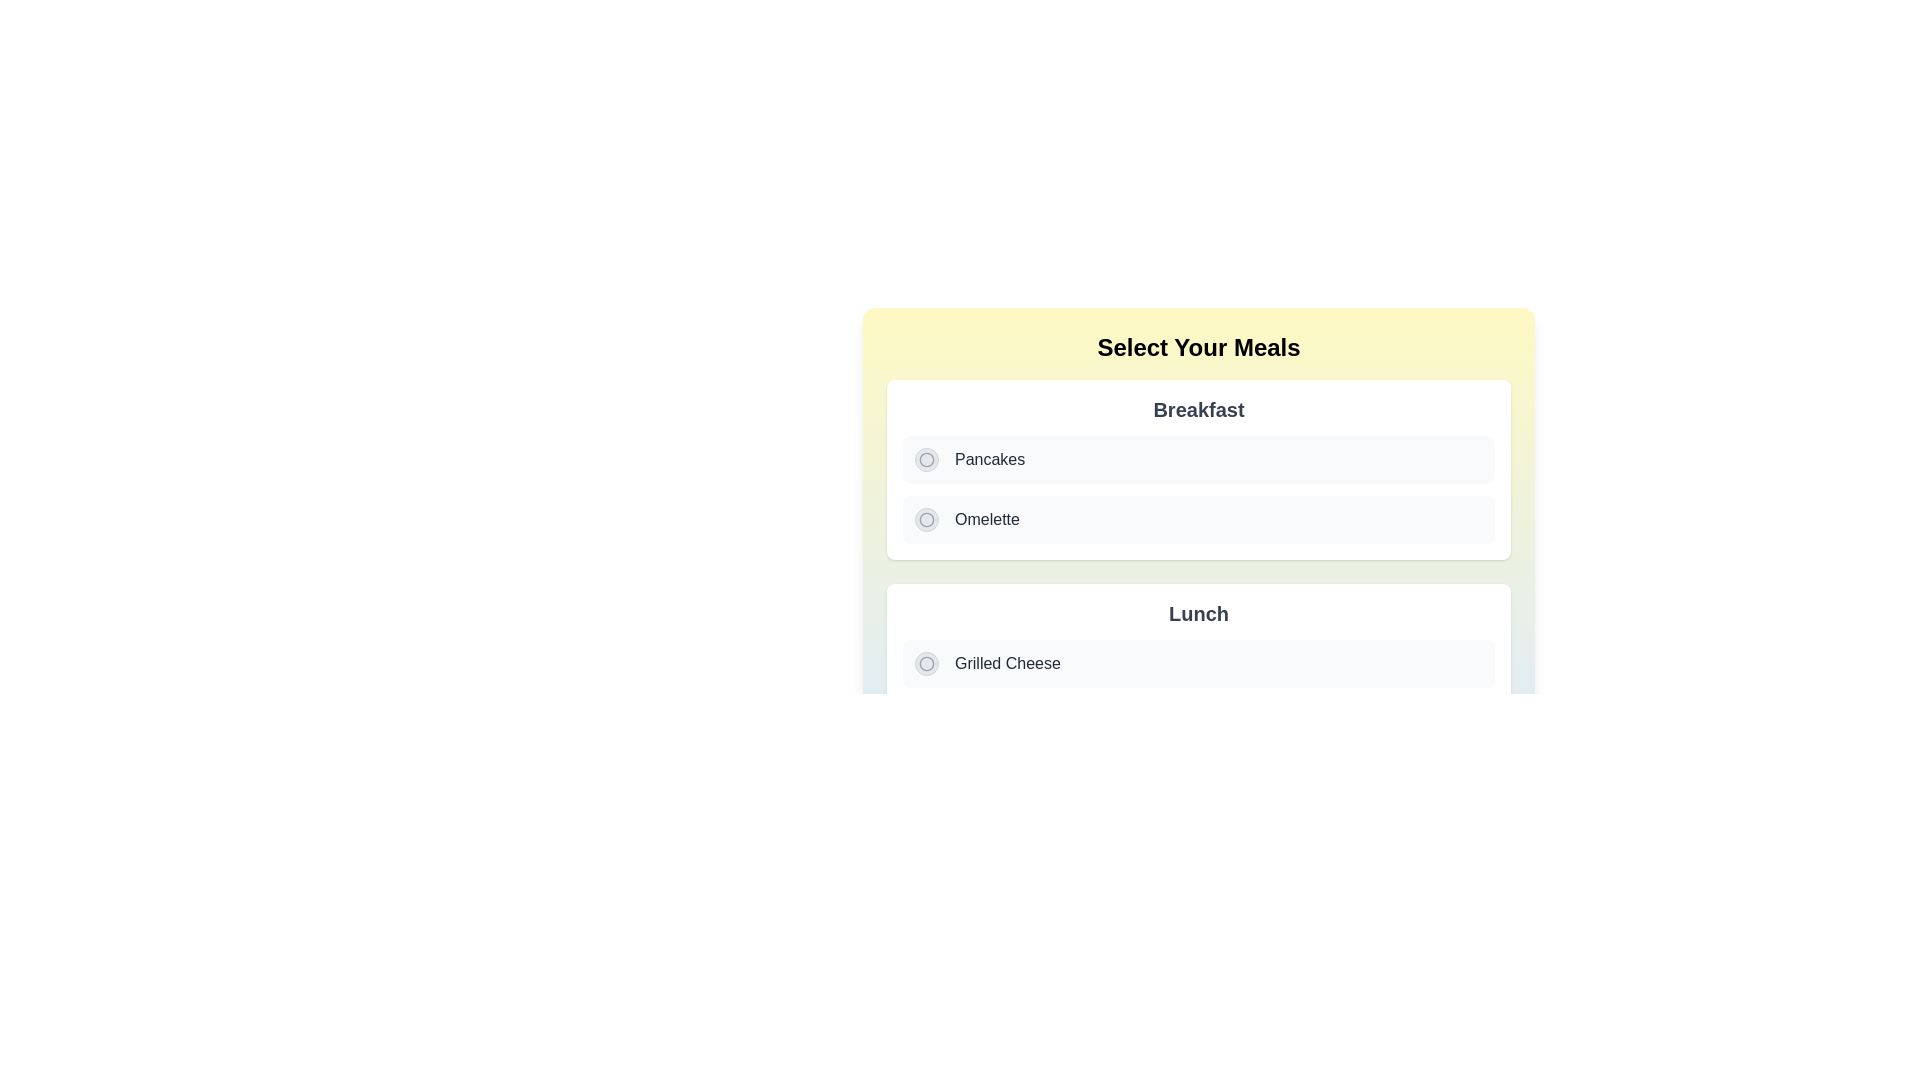 This screenshot has width=1920, height=1080. Describe the element at coordinates (925, 519) in the screenshot. I see `the circular icon that indicates the selection option for the 'Omelette' meal choice, located to the left of the 'Omelette' text under the 'Breakfast' section` at that location.